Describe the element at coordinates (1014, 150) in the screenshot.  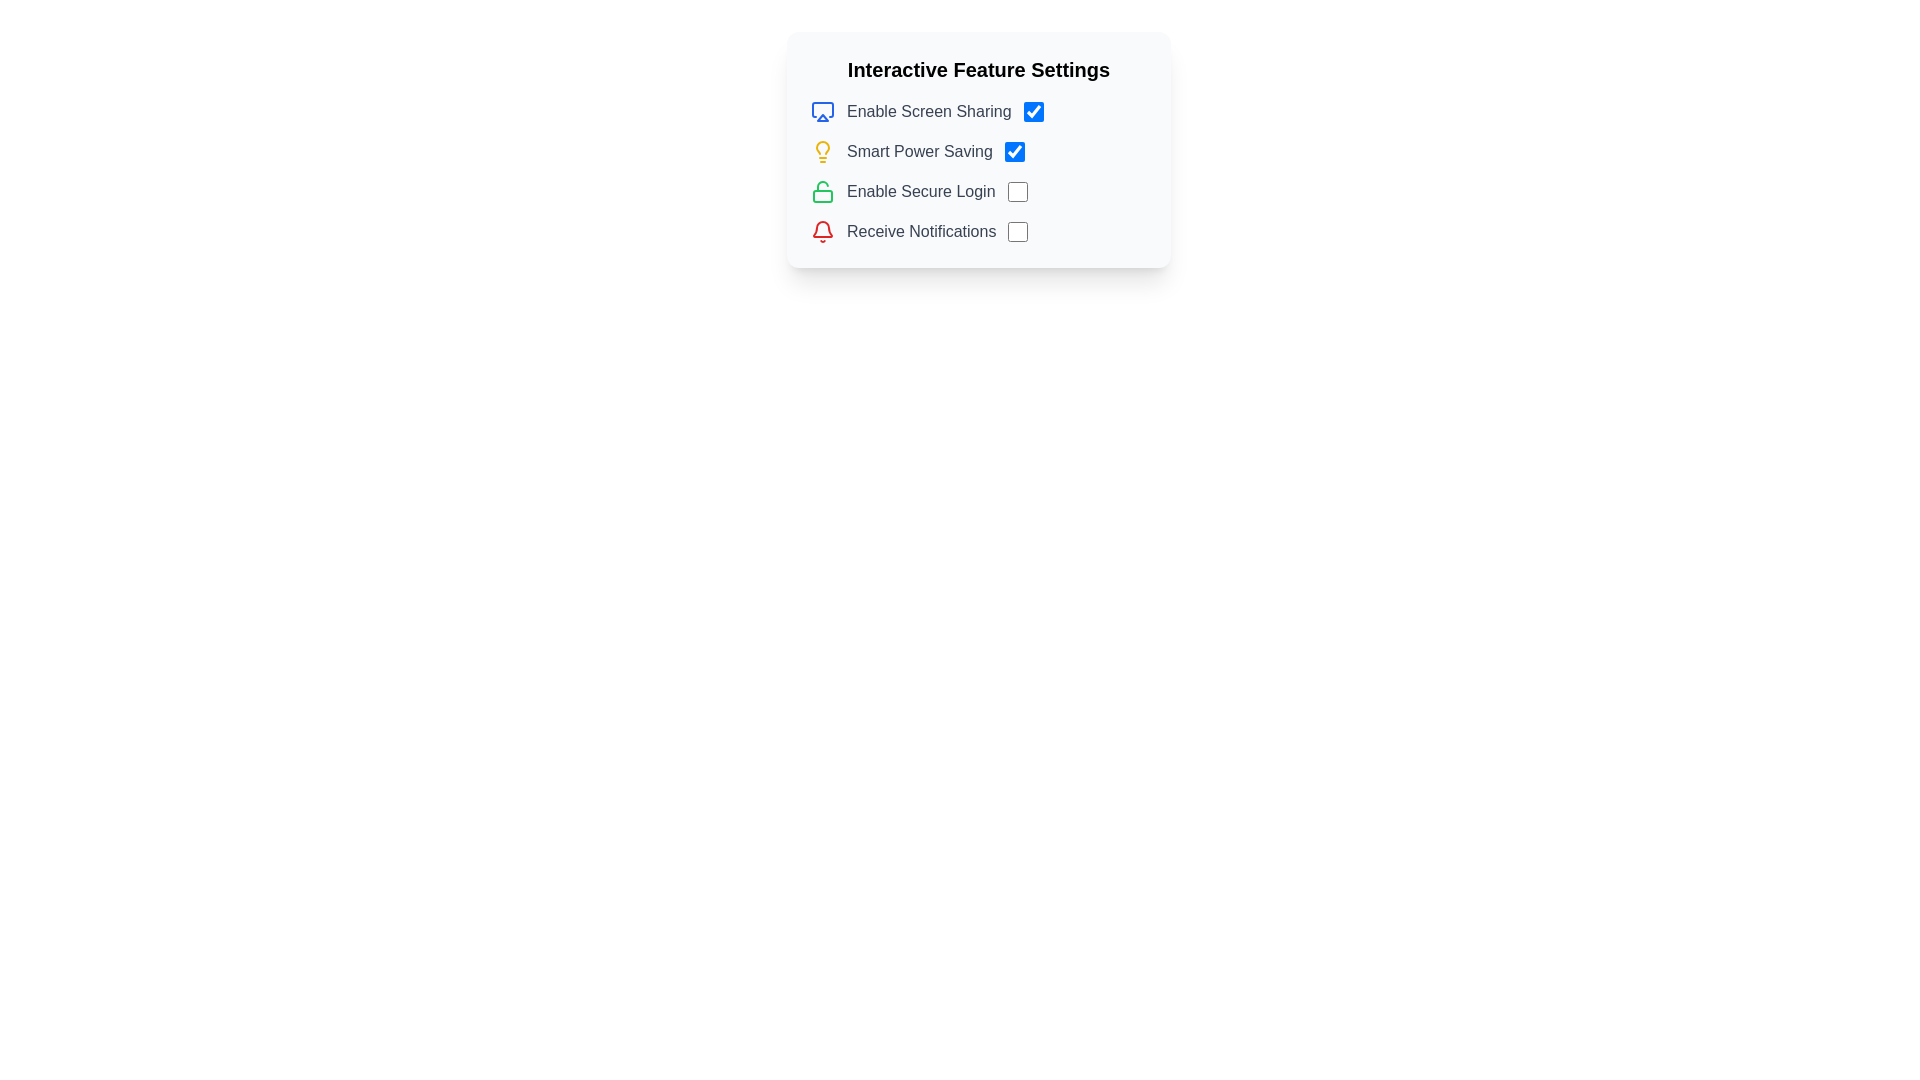
I see `the checkbox with a yellow border and a white checkmark in the center` at that location.